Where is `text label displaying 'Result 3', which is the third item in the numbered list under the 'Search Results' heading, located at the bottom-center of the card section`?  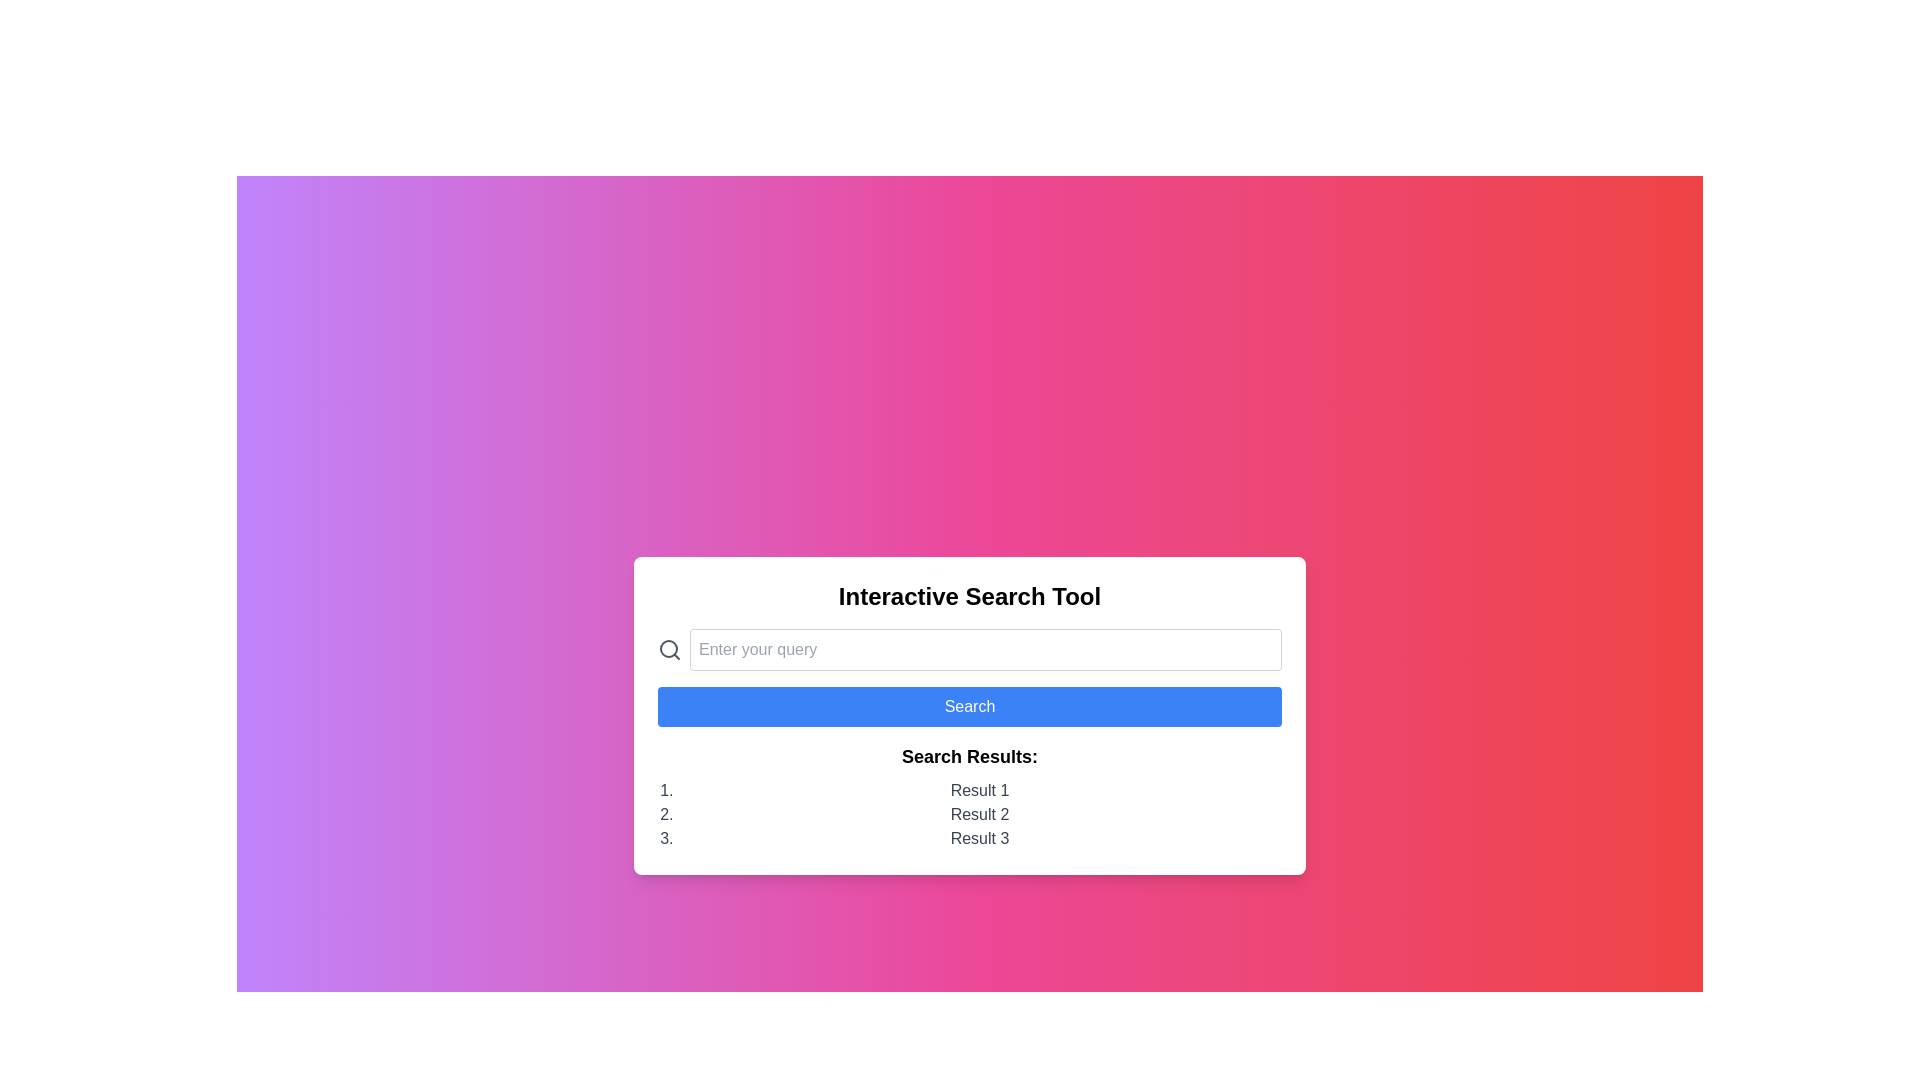 text label displaying 'Result 3', which is the third item in the numbered list under the 'Search Results' heading, located at the bottom-center of the card section is located at coordinates (979, 839).